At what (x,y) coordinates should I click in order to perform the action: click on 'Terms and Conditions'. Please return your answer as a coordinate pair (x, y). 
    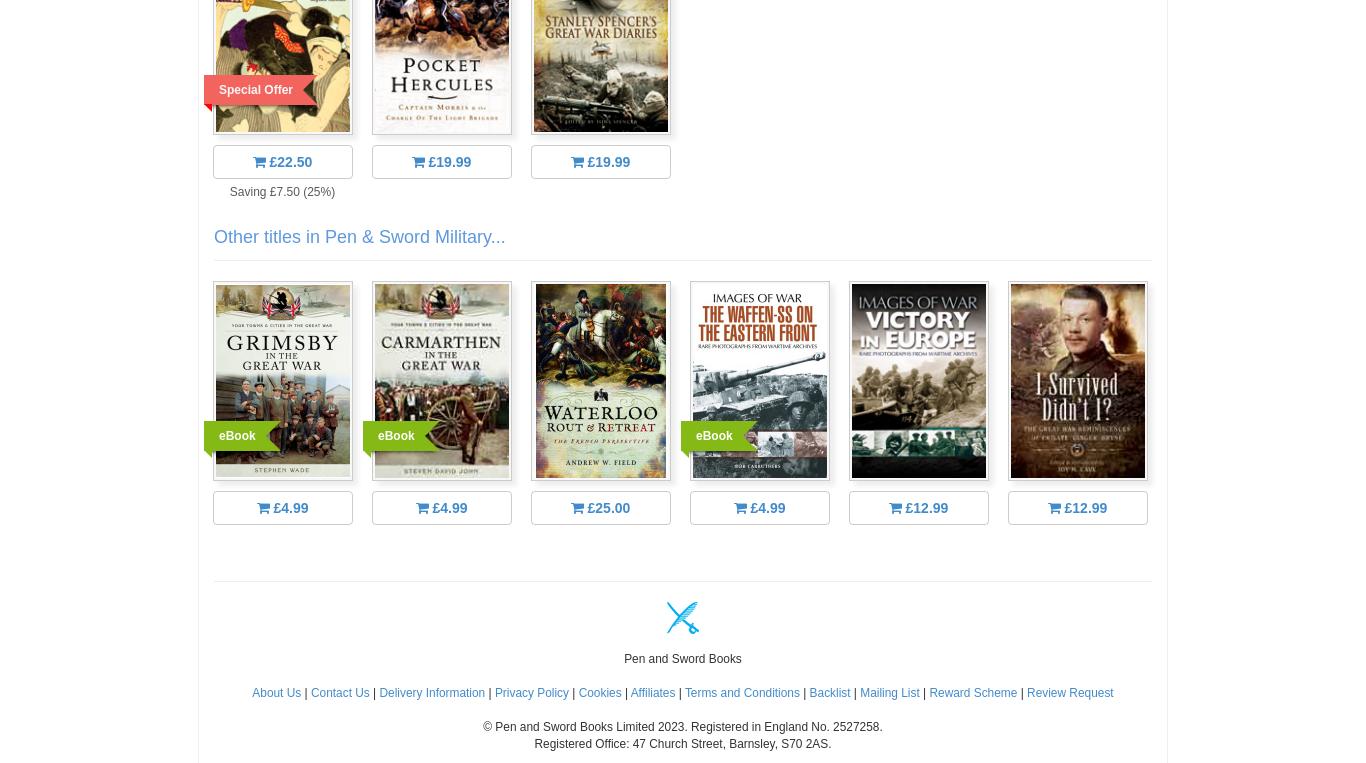
    Looking at the image, I should click on (741, 692).